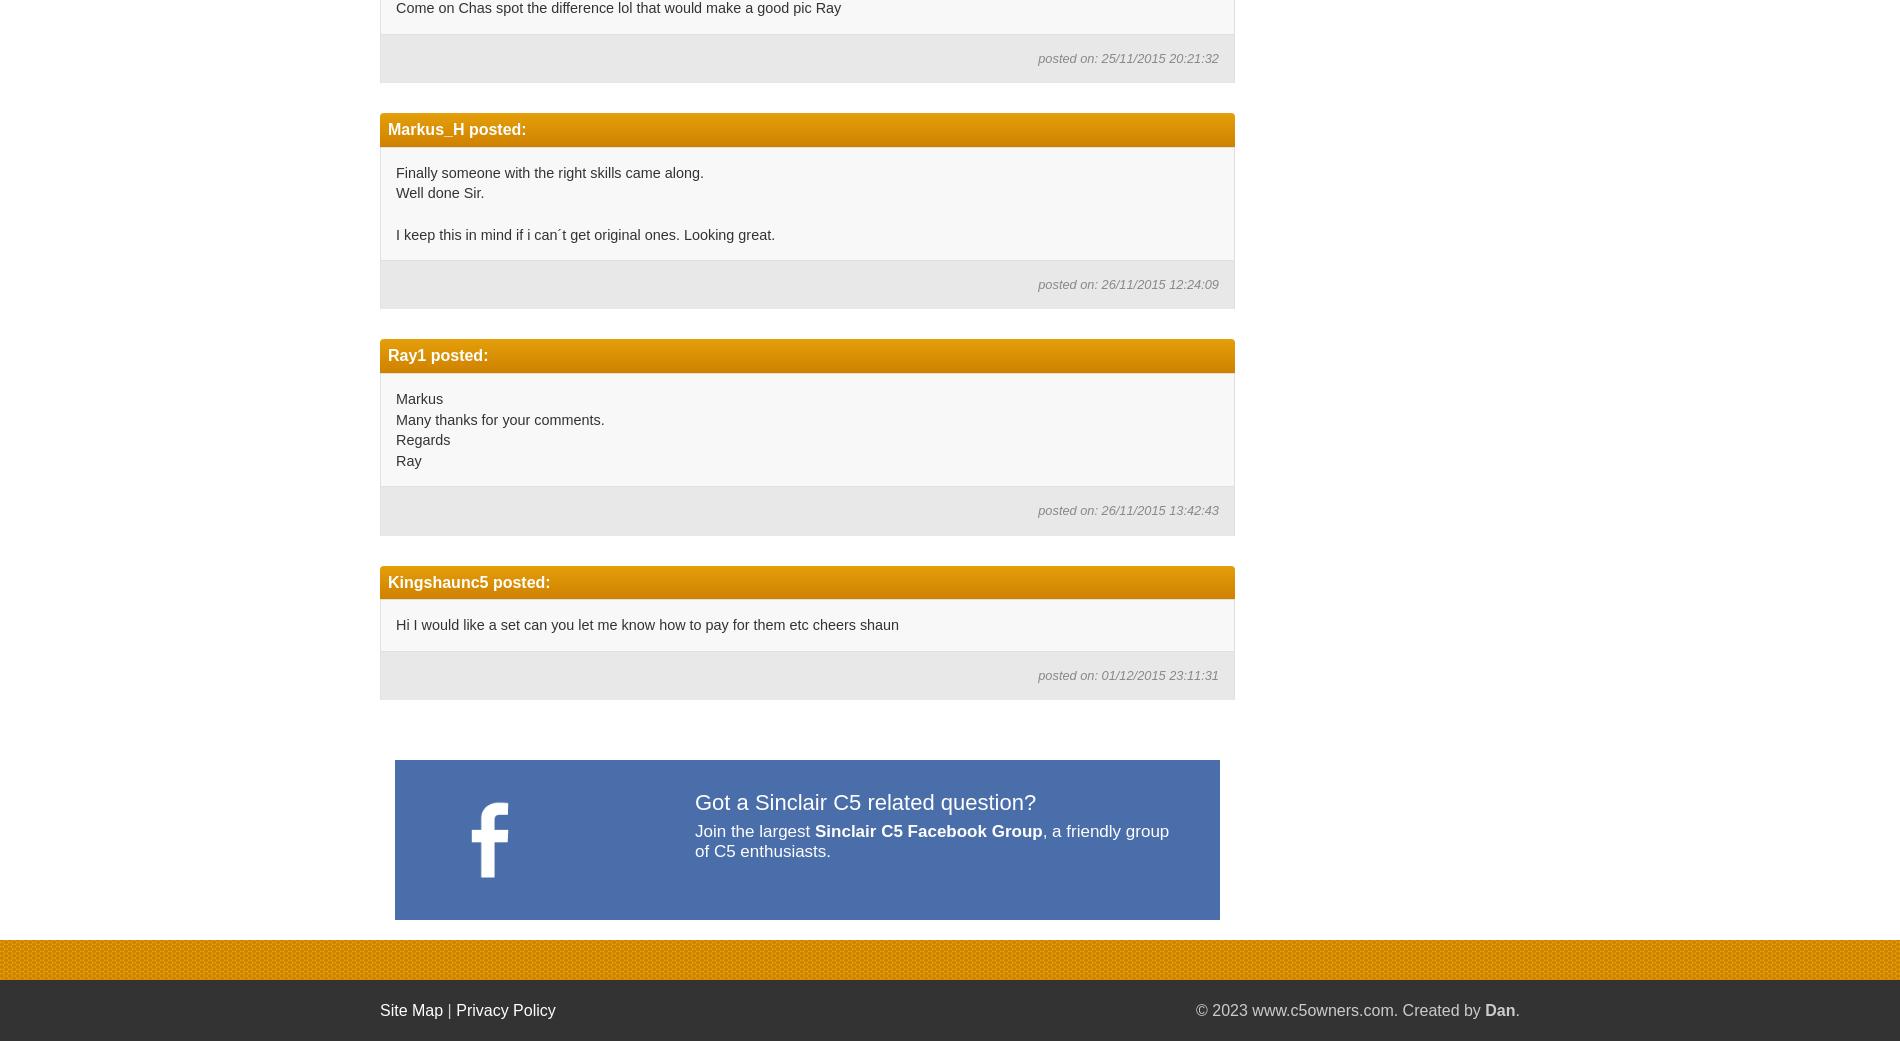 This screenshot has width=1900, height=1041. I want to click on 'Ray1 posted:', so click(436, 355).